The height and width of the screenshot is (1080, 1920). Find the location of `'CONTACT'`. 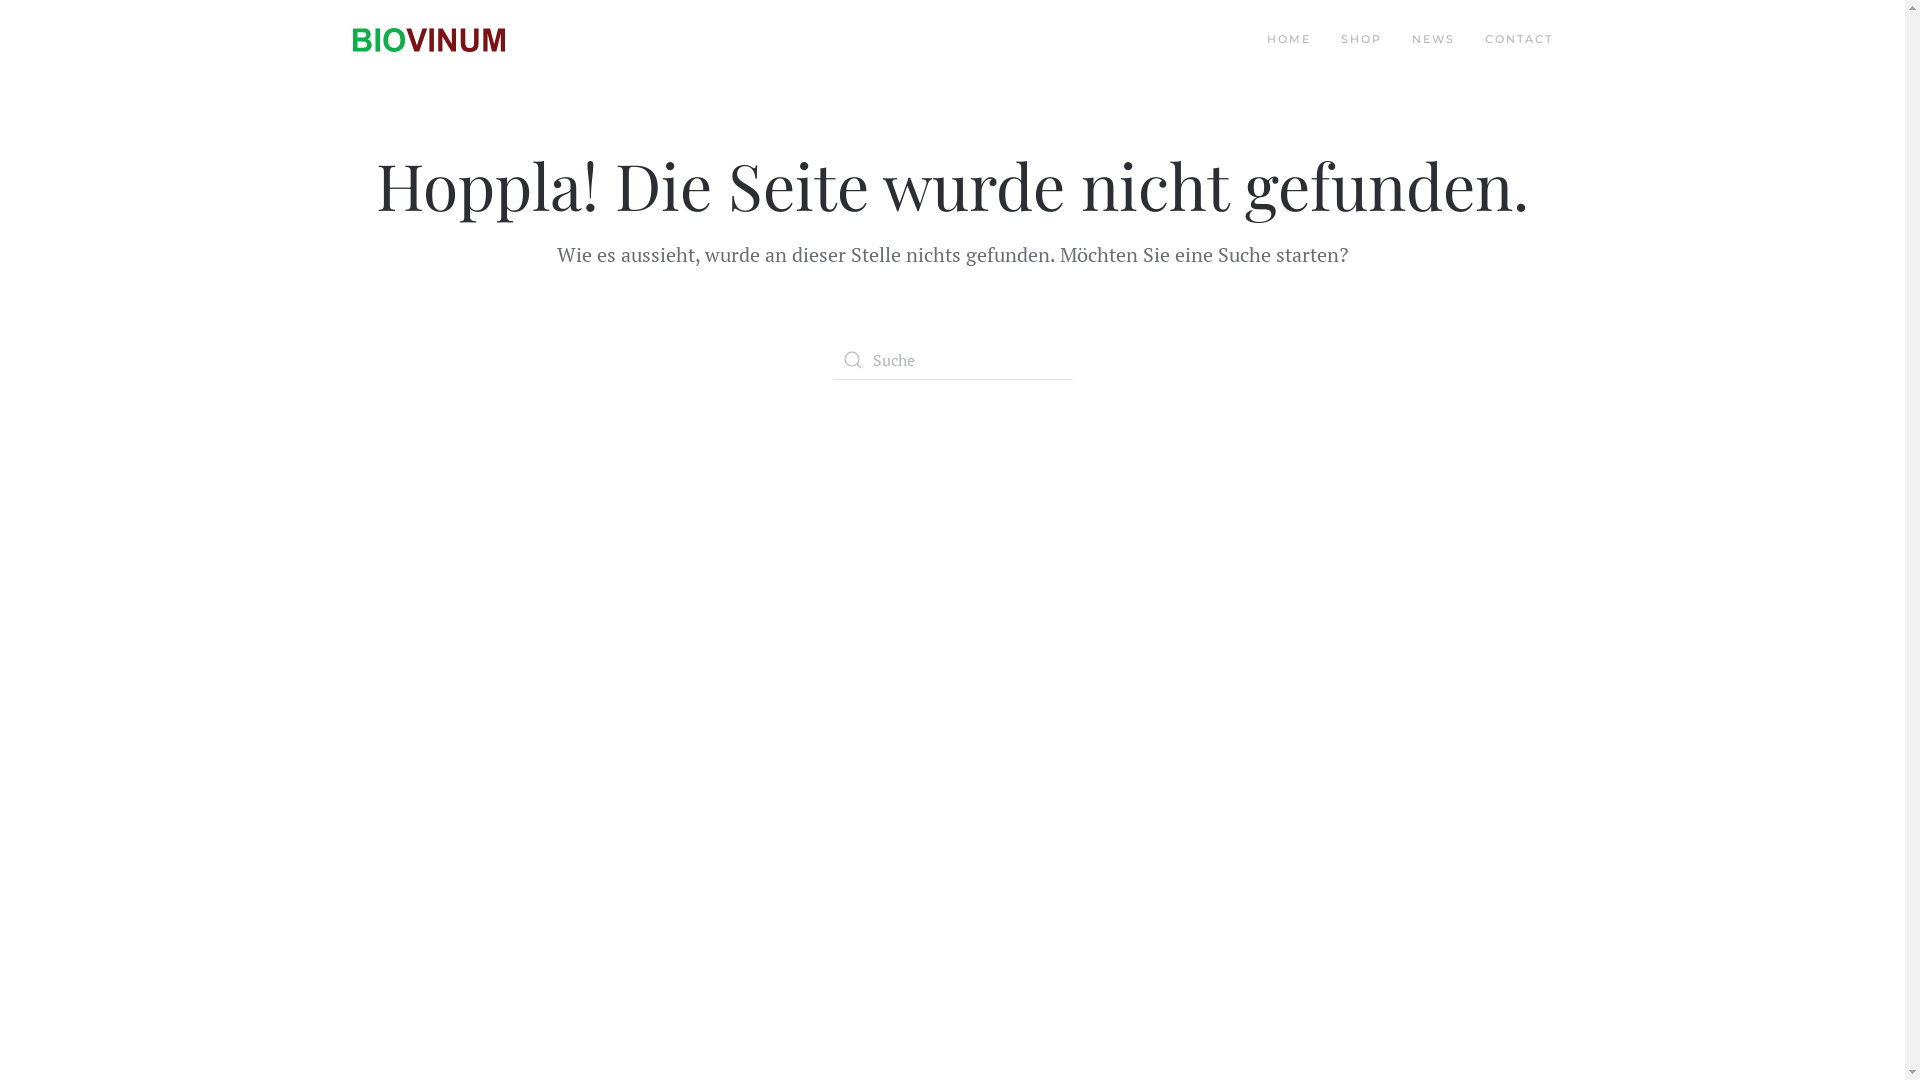

'CONTACT' is located at coordinates (1517, 39).